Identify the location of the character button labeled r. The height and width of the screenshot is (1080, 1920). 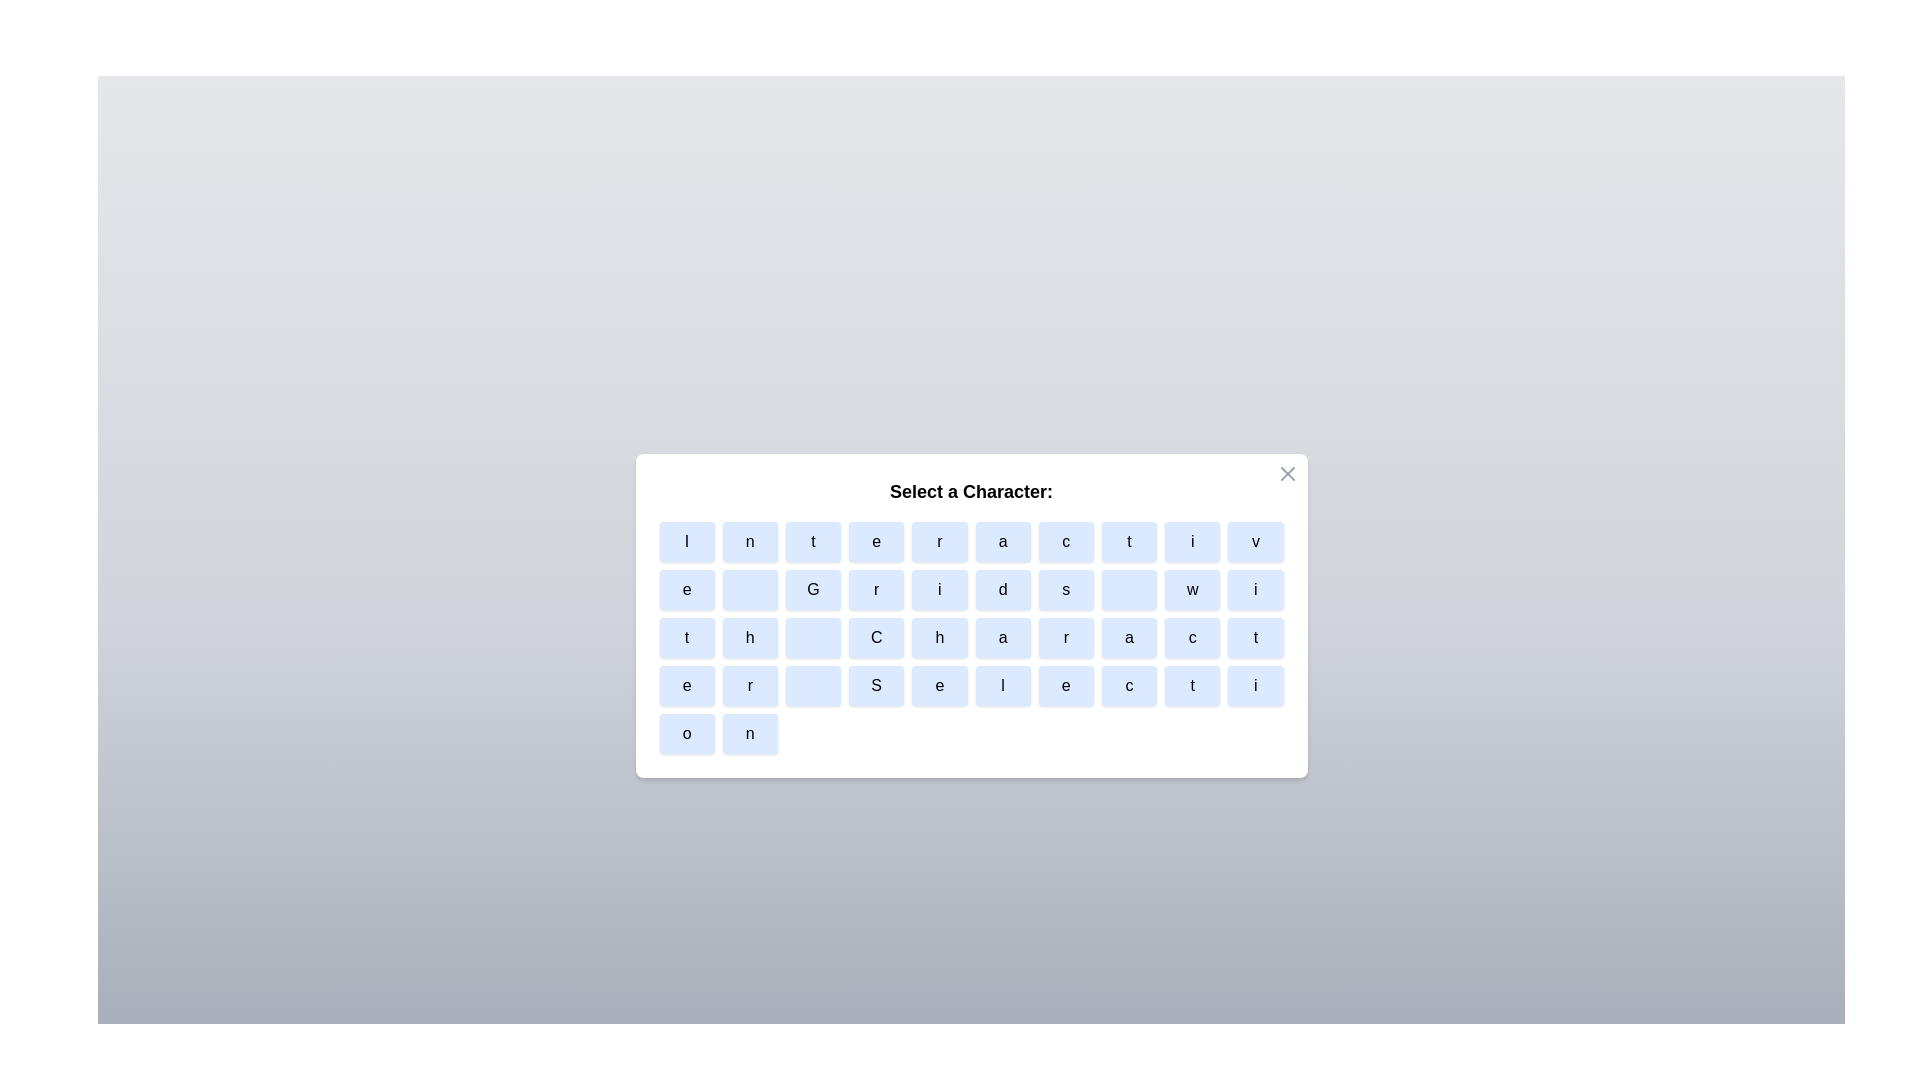
(938, 542).